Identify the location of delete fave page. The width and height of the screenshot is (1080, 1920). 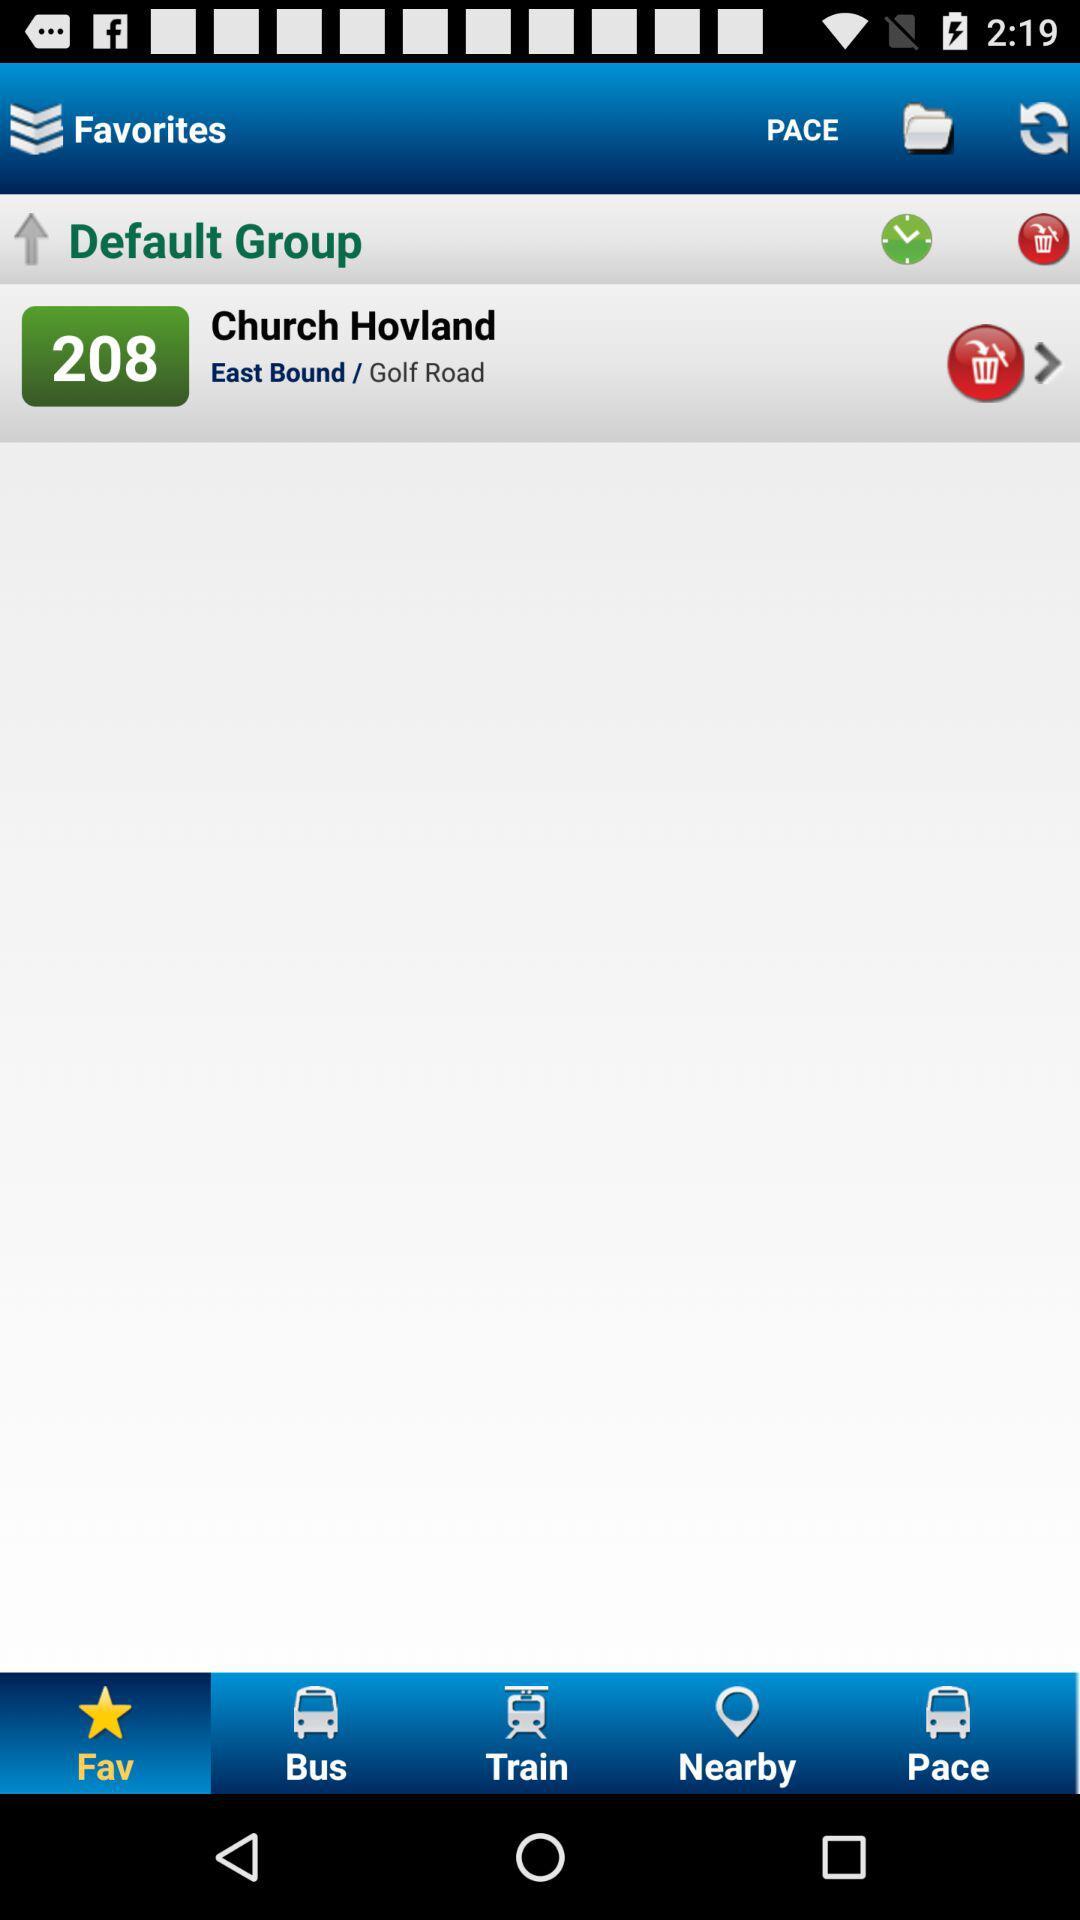
(984, 363).